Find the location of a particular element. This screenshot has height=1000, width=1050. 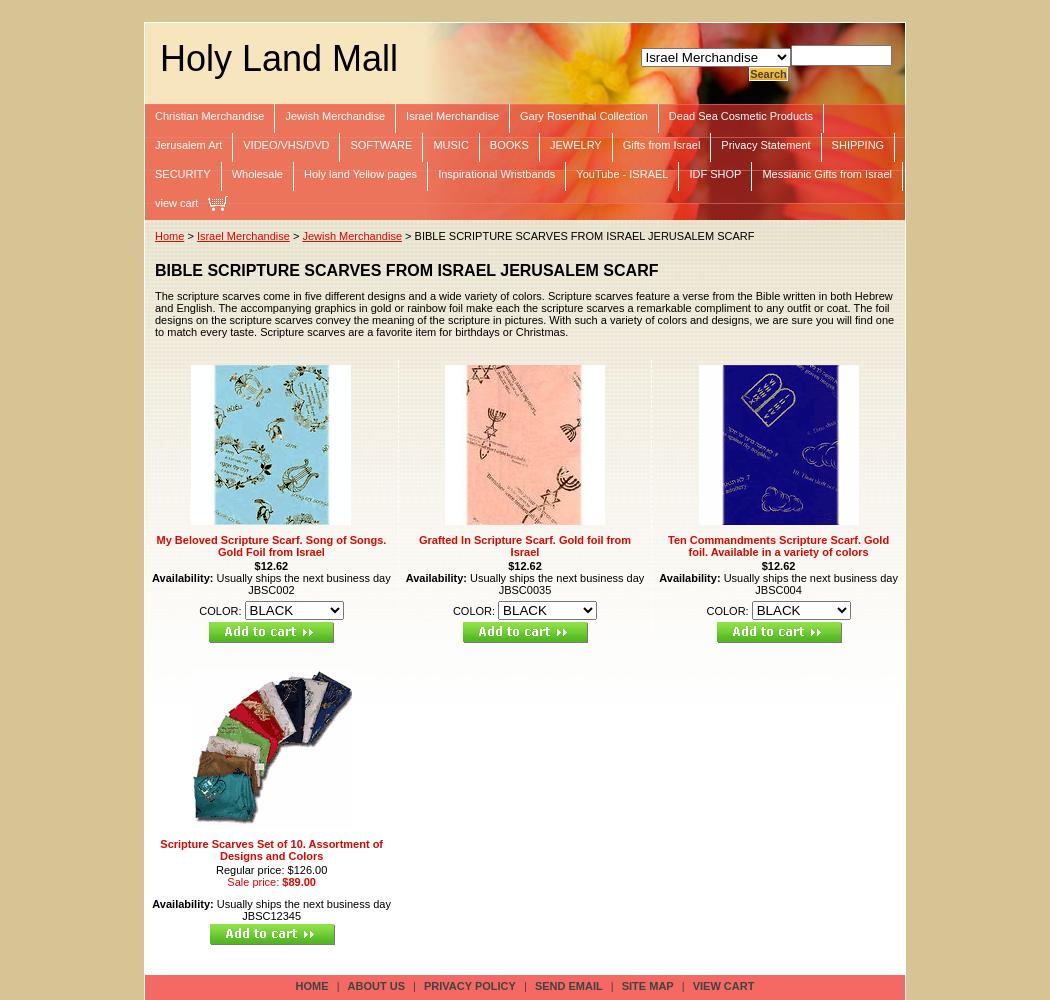

'BOOKS' is located at coordinates (507, 144).